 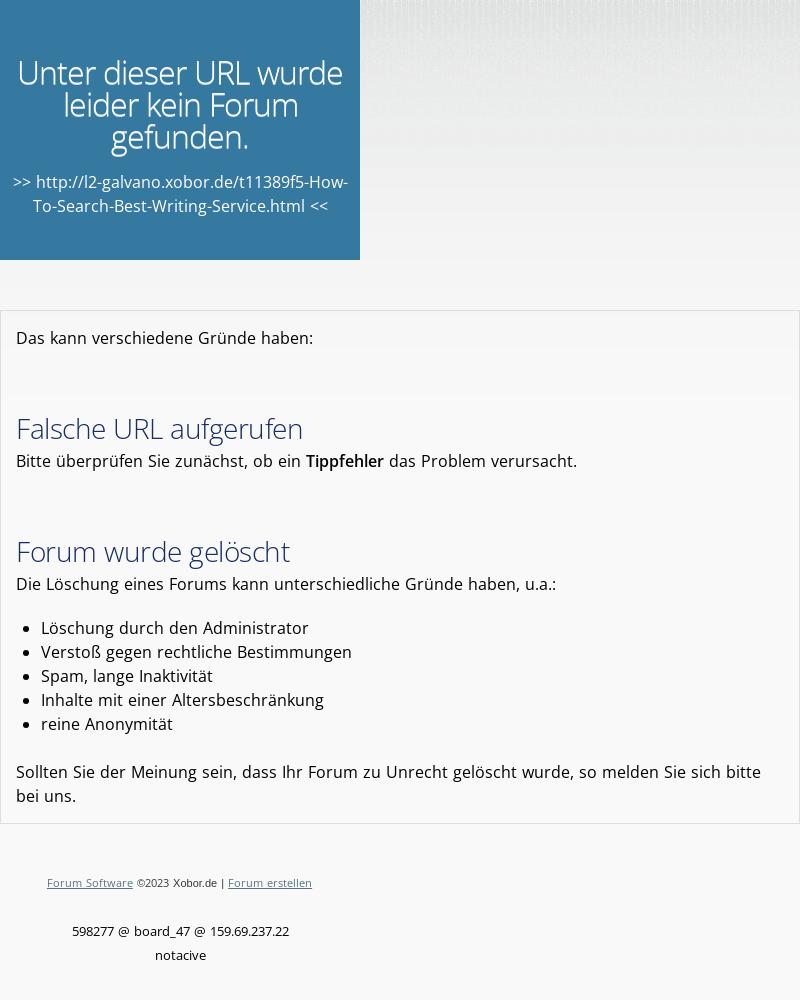 I want to click on 'Das kann verschiedene Gründe haben:', so click(x=164, y=337).